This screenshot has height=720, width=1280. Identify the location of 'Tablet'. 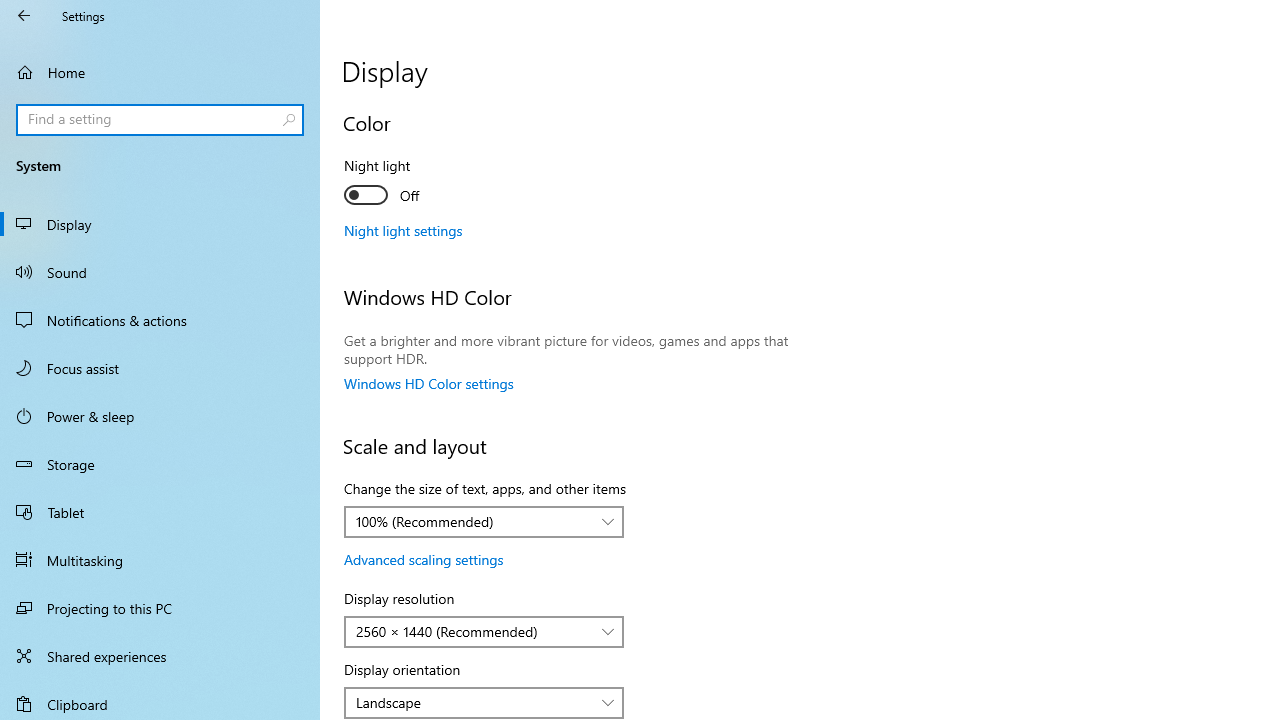
(160, 510).